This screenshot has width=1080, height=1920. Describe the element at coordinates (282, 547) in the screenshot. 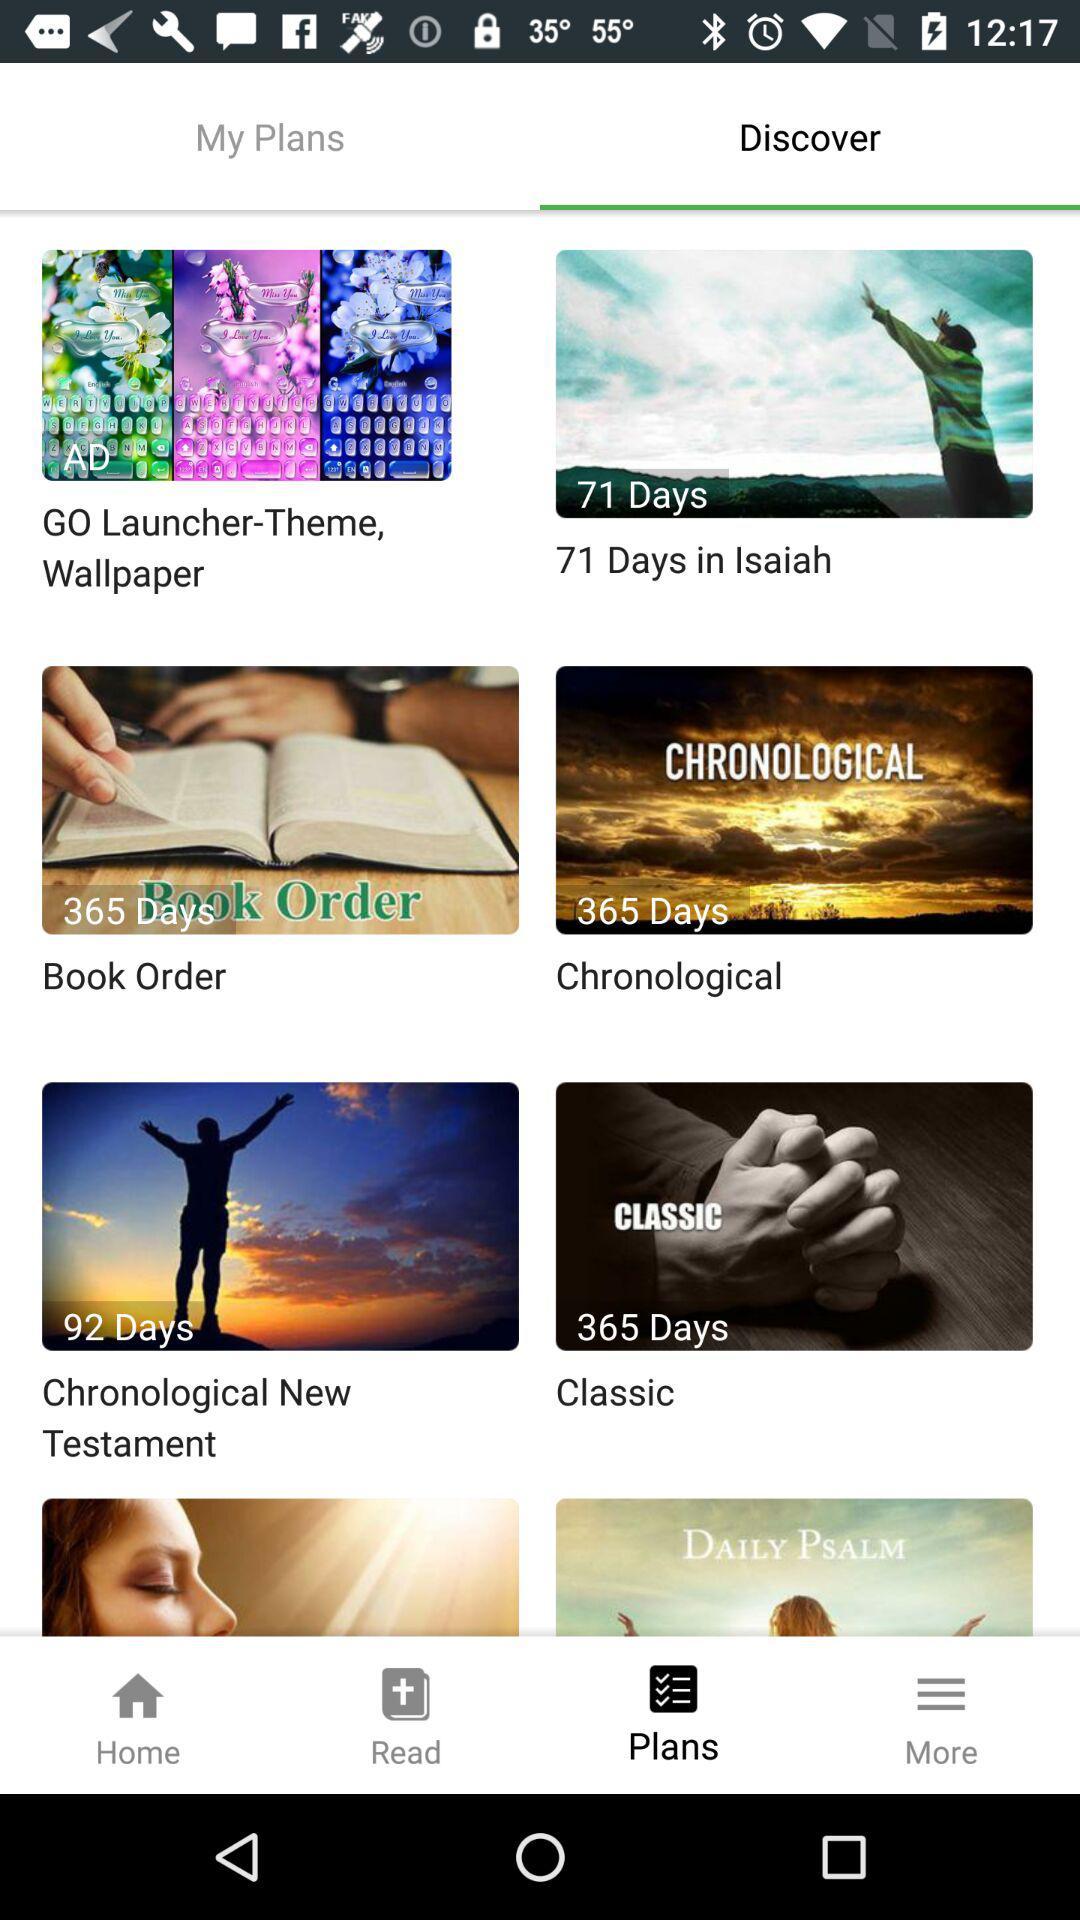

I see `the text below the first picture` at that location.